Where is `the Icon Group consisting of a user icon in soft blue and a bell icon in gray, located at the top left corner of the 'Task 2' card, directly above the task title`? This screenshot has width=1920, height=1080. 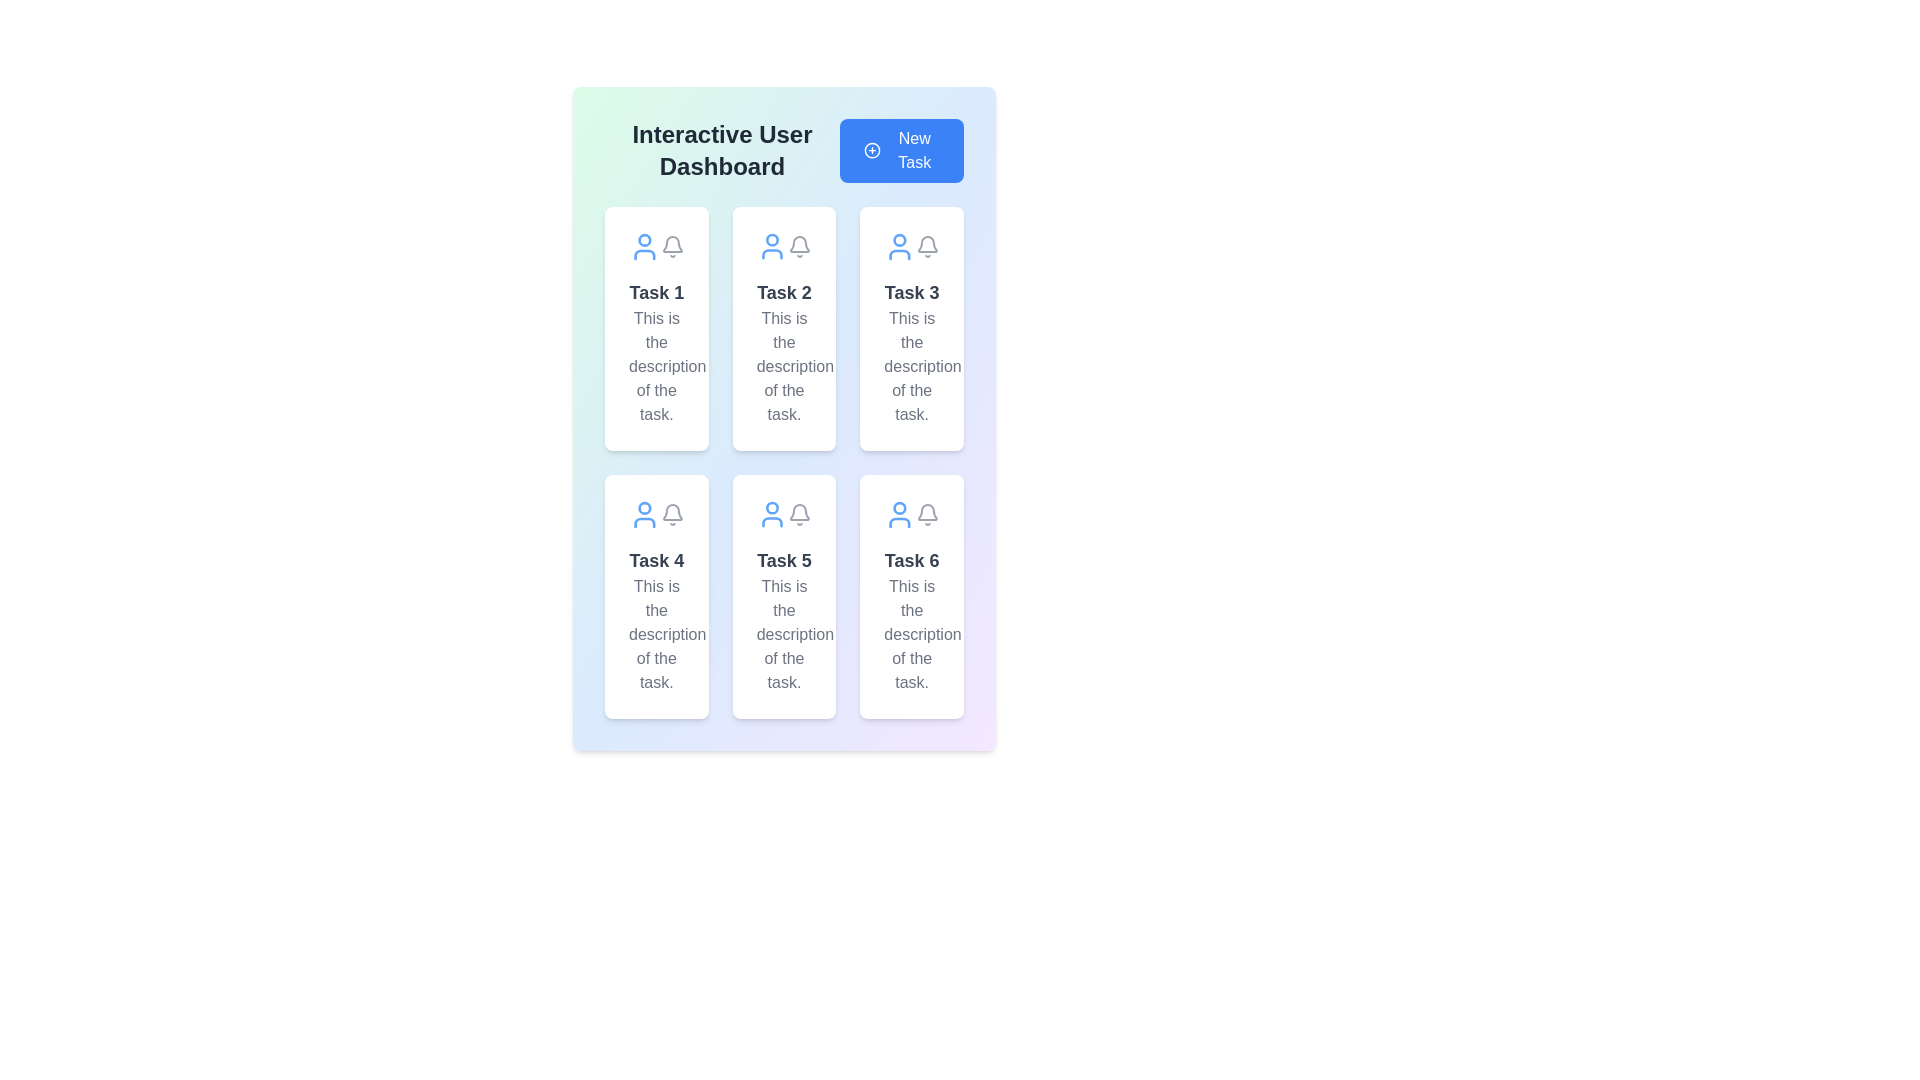 the Icon Group consisting of a user icon in soft blue and a bell icon in gray, located at the top left corner of the 'Task 2' card, directly above the task title is located at coordinates (783, 245).